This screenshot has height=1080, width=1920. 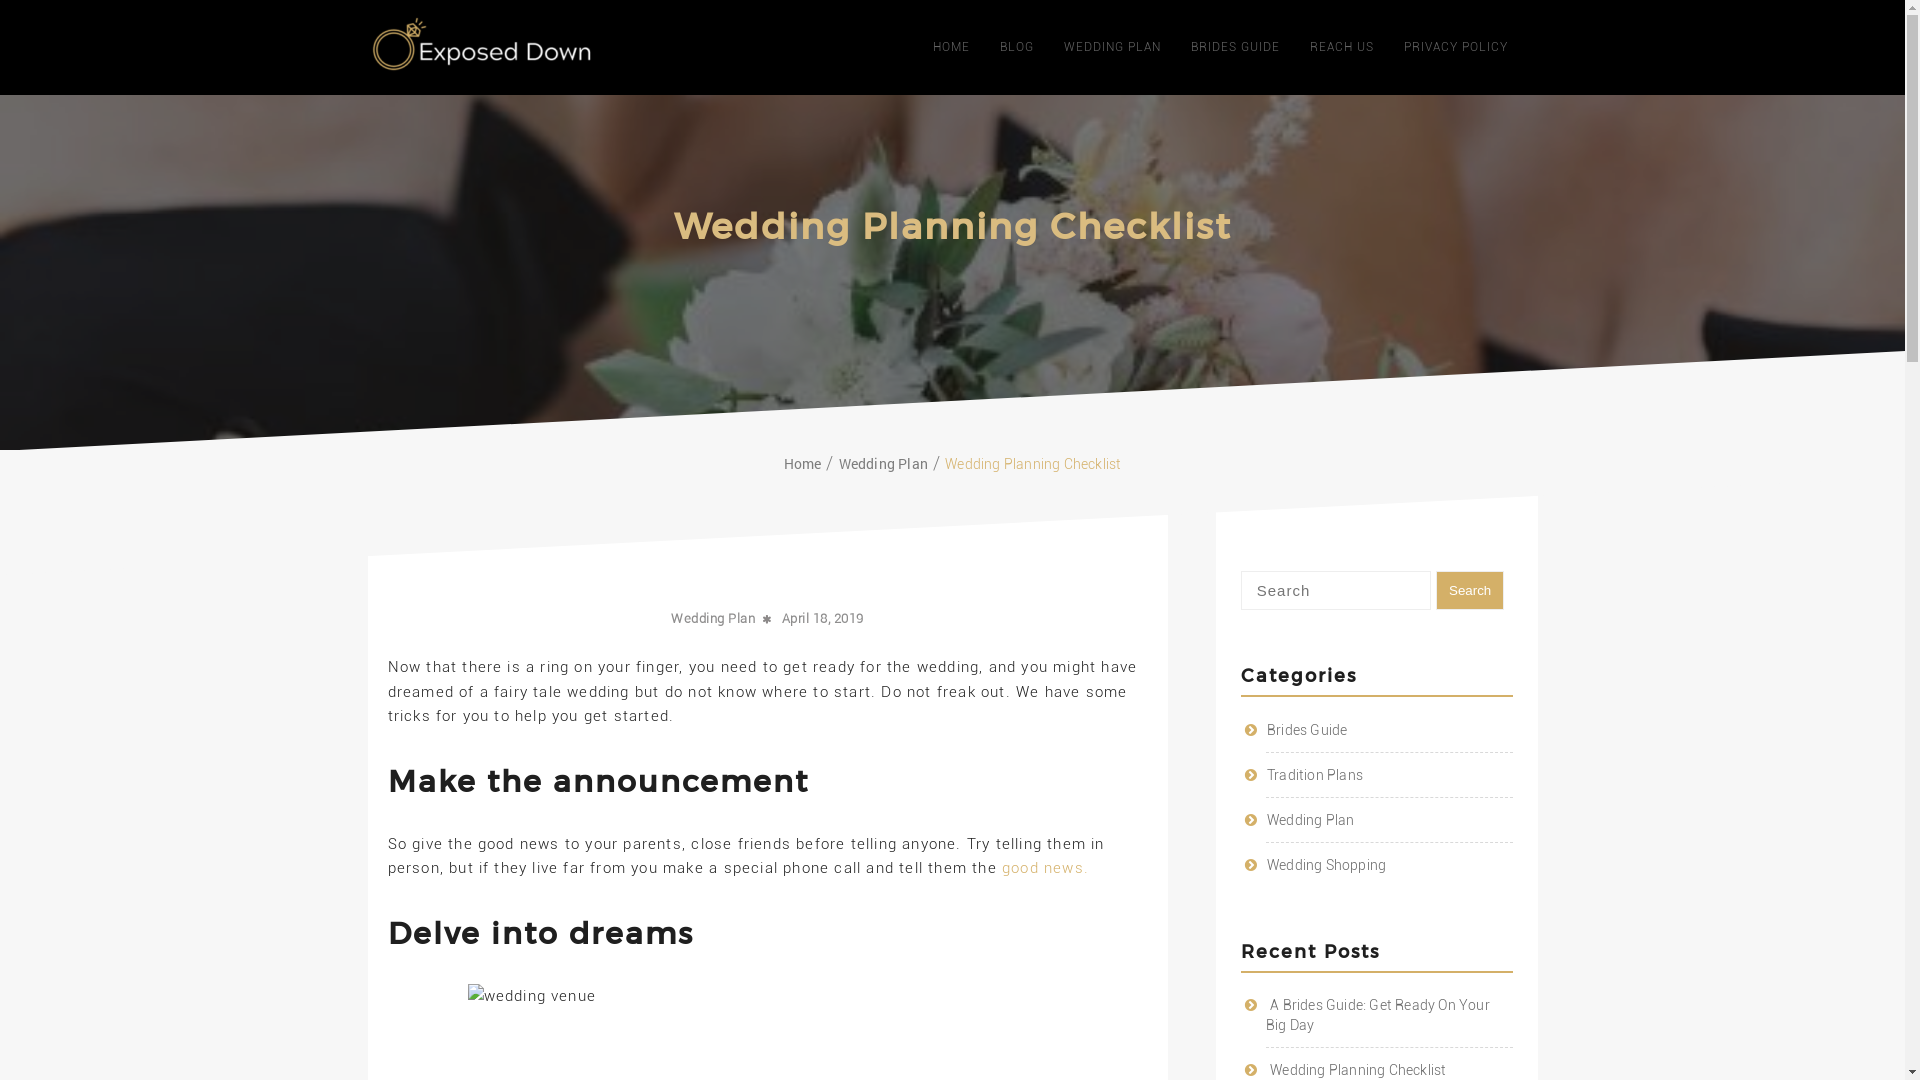 I want to click on 'Tradition Plans', so click(x=1266, y=774).